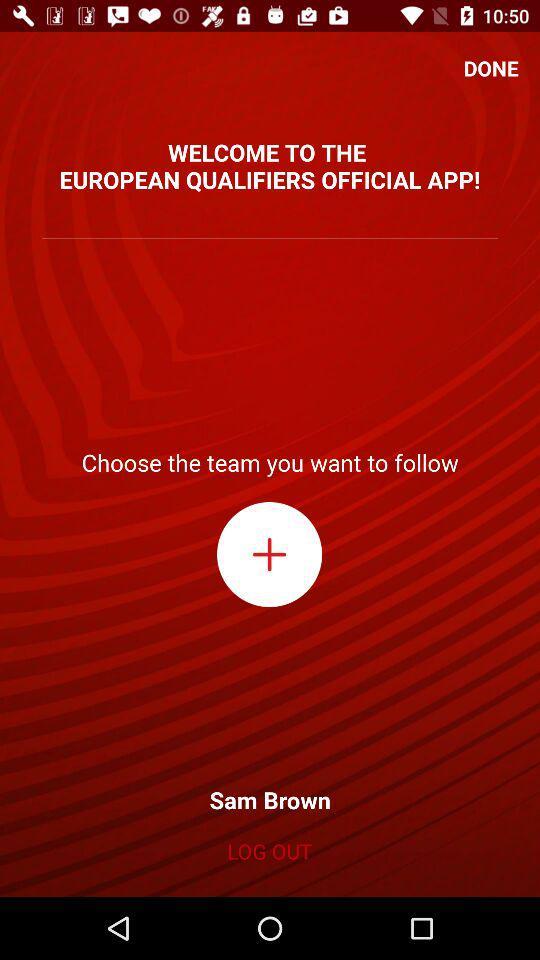 The width and height of the screenshot is (540, 960). Describe the element at coordinates (490, 68) in the screenshot. I see `done icon` at that location.